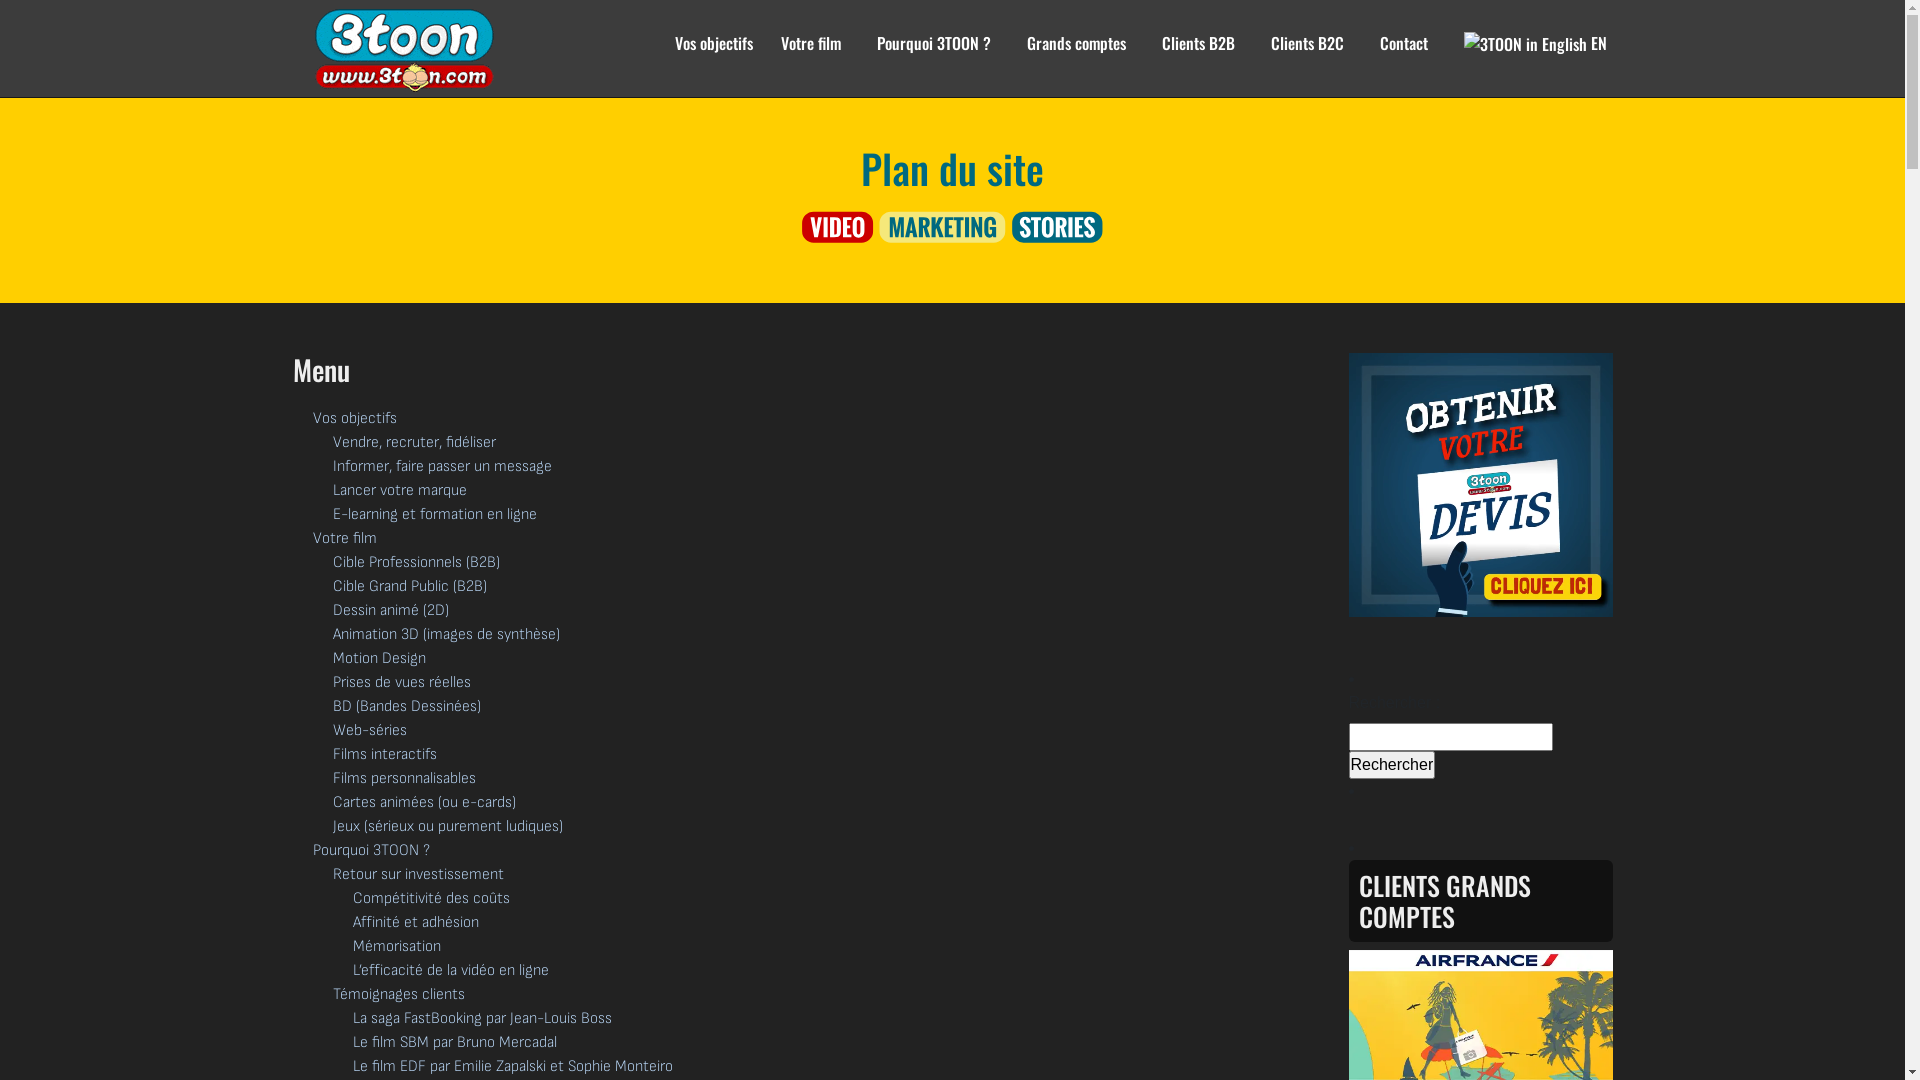  Describe the element at coordinates (398, 490) in the screenshot. I see `'Lancer votre marque'` at that location.